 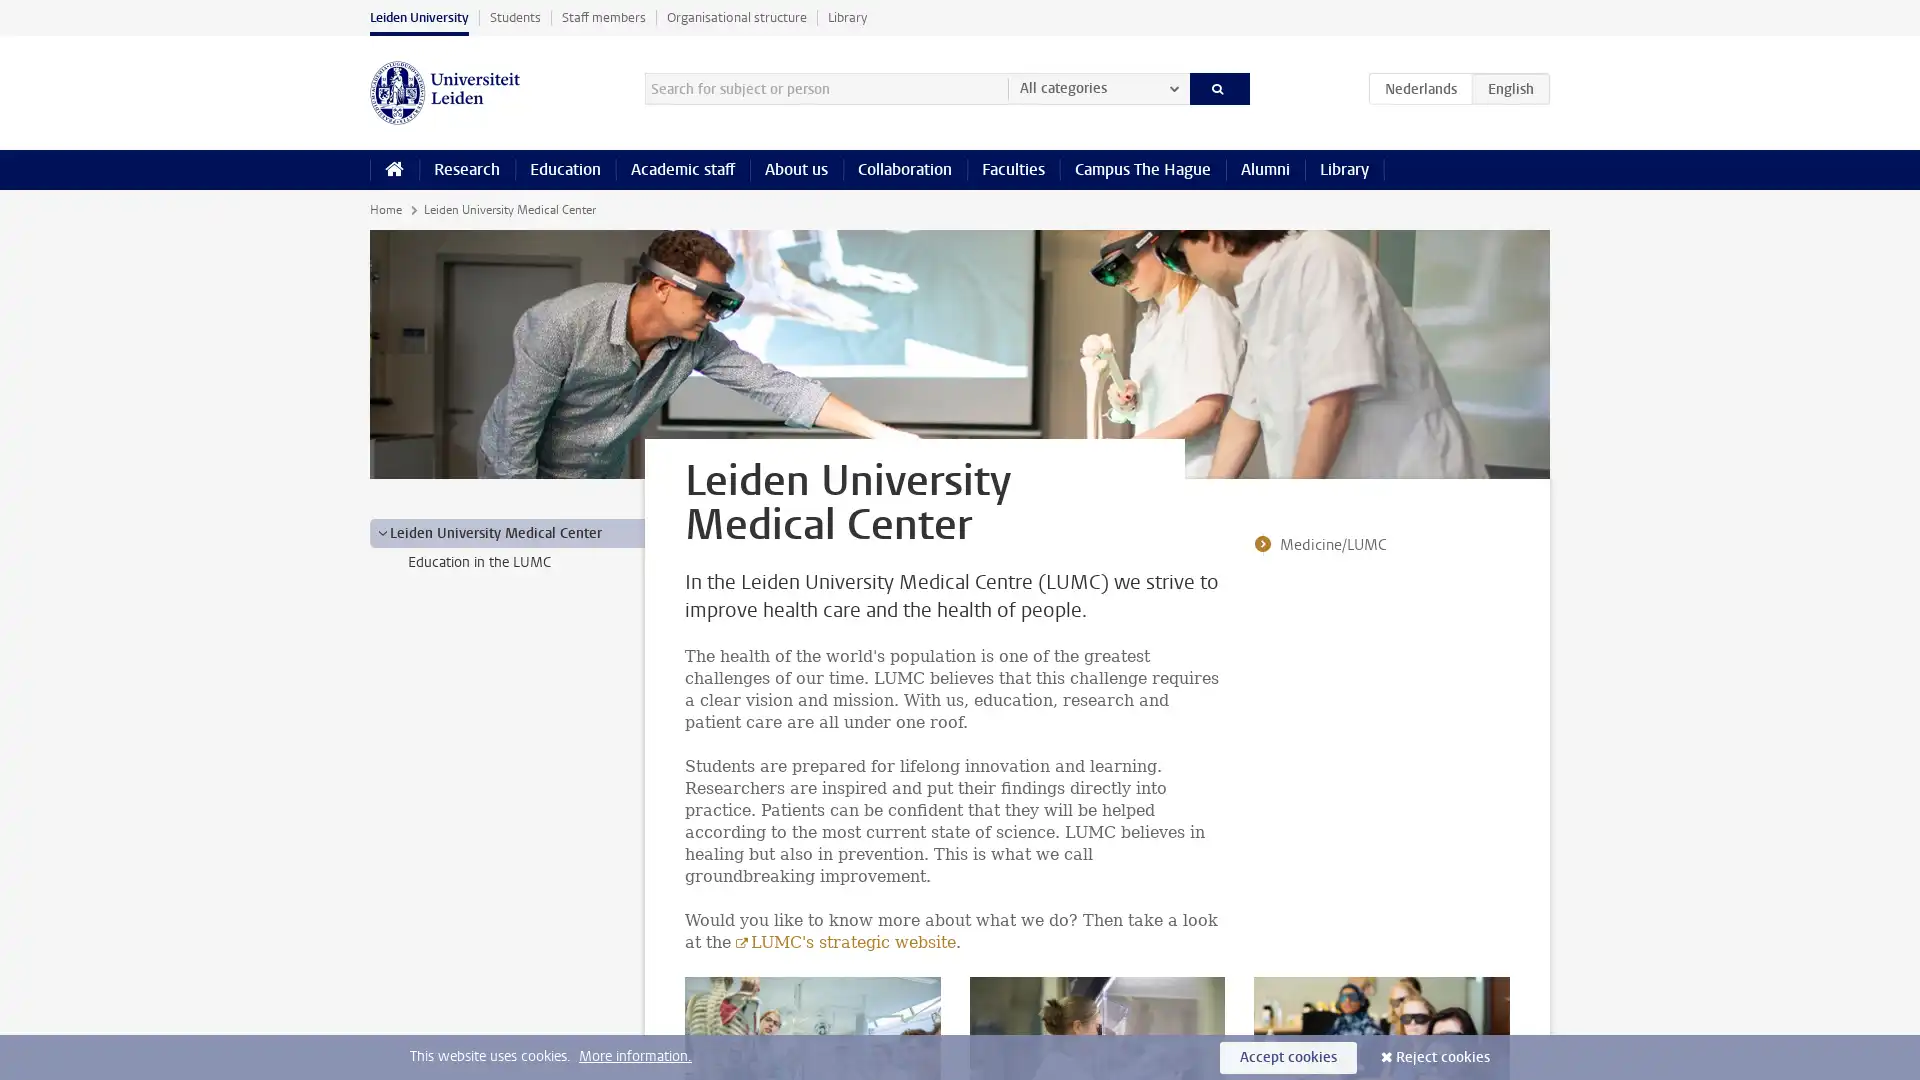 I want to click on Search, so click(x=1218, y=87).